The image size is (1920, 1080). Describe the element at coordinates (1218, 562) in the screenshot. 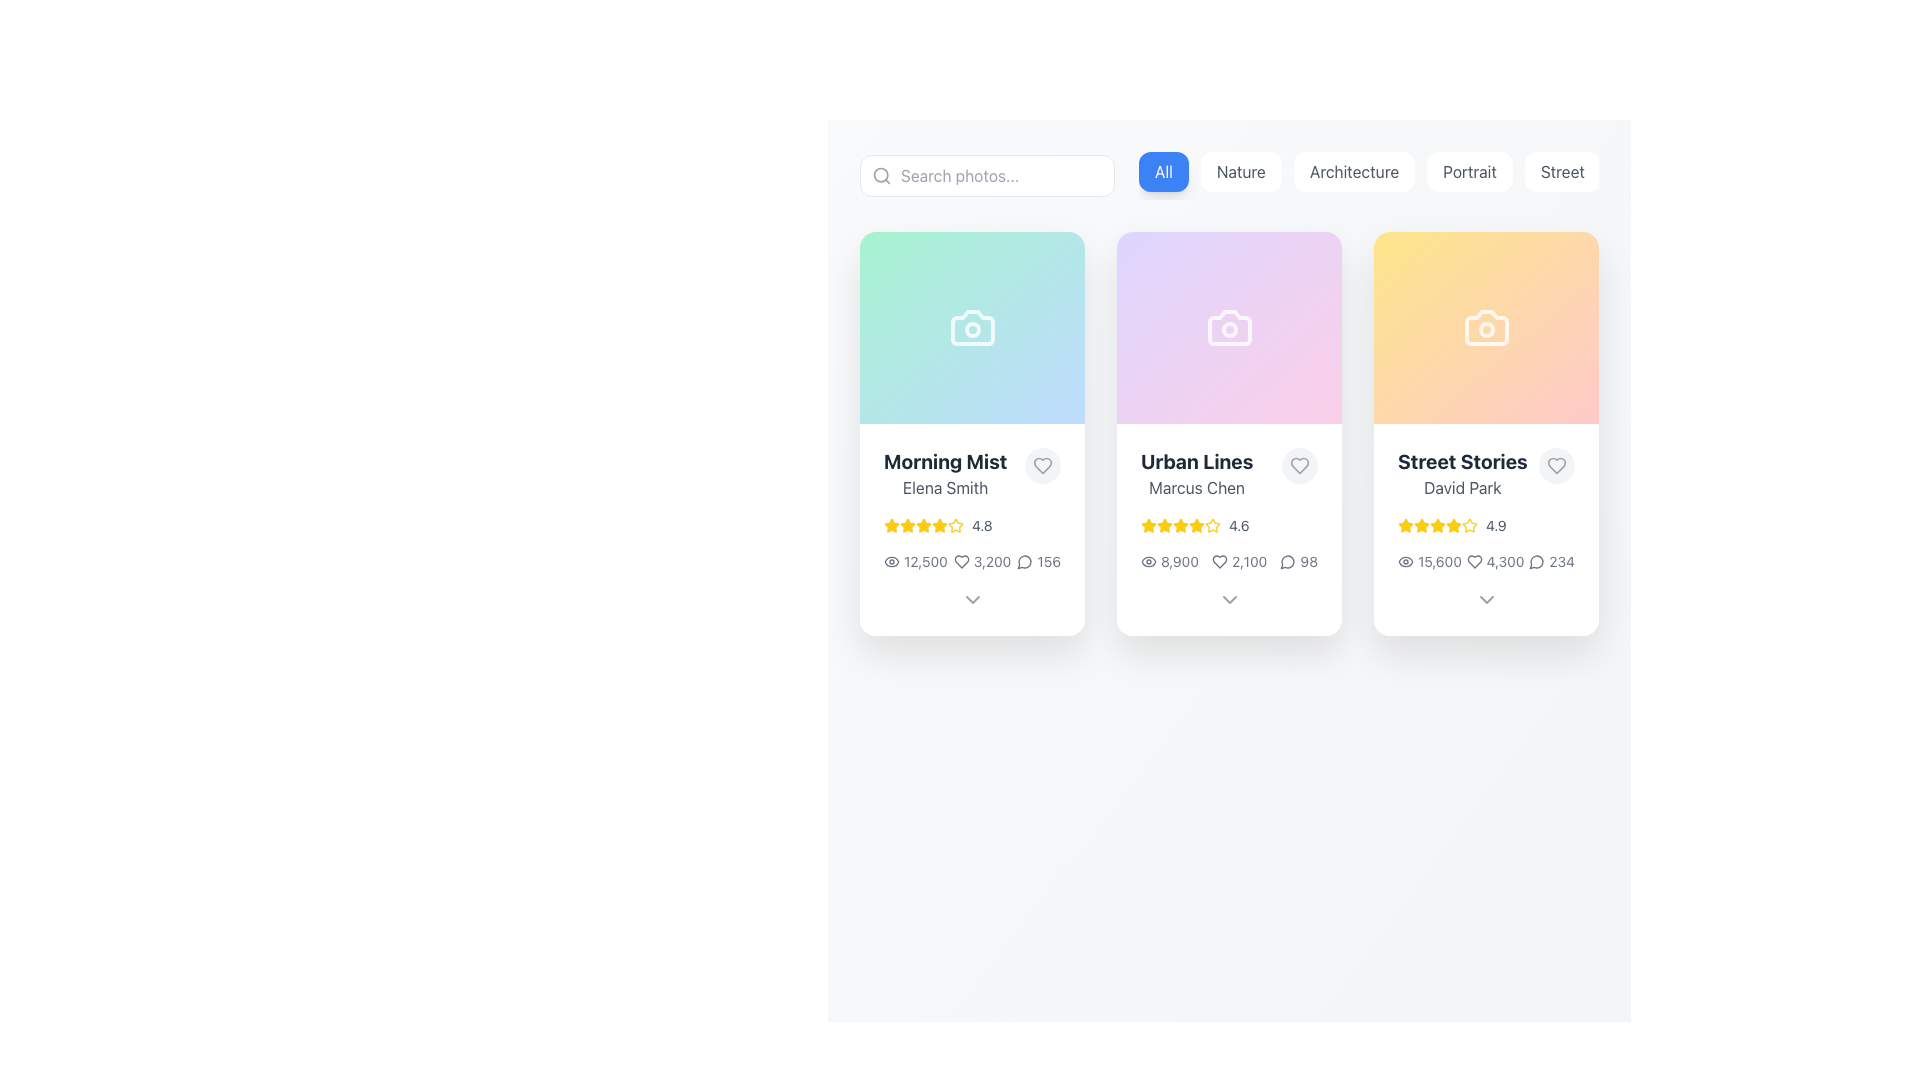

I see `the heart-shaped icon indicating likes or favorites, located next to the numerical count '2,100' within the 'Urban Lines' card` at that location.